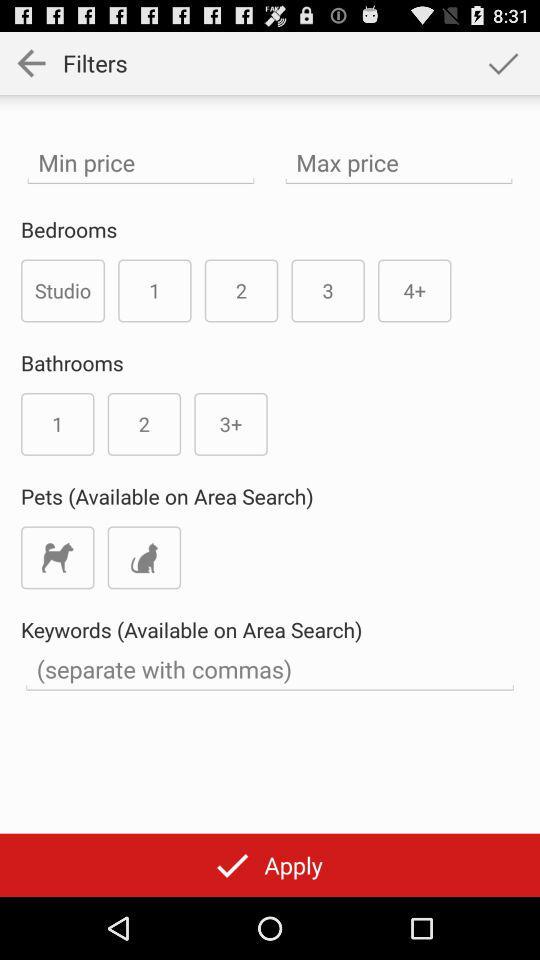 The image size is (540, 960). I want to click on pet option dog, so click(57, 557).